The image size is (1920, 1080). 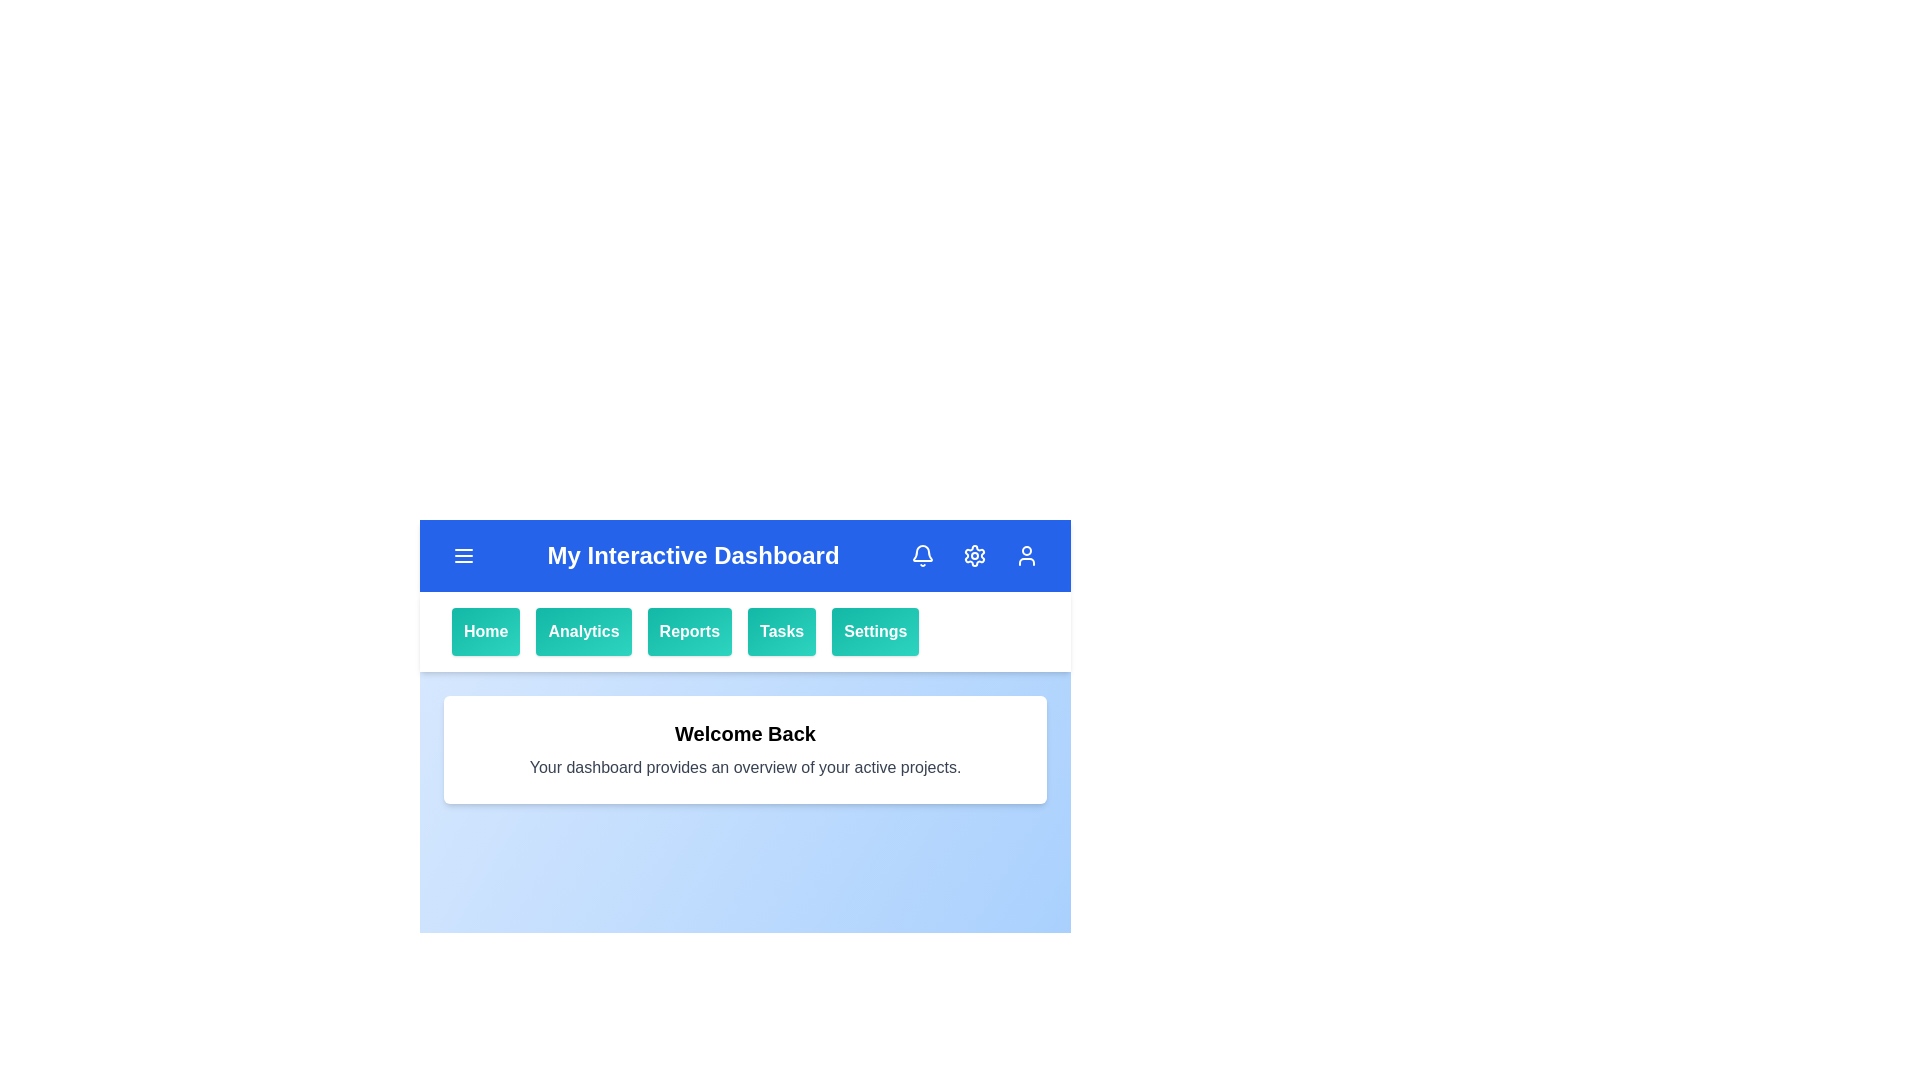 I want to click on the Home button in the navigation bar, so click(x=485, y=632).